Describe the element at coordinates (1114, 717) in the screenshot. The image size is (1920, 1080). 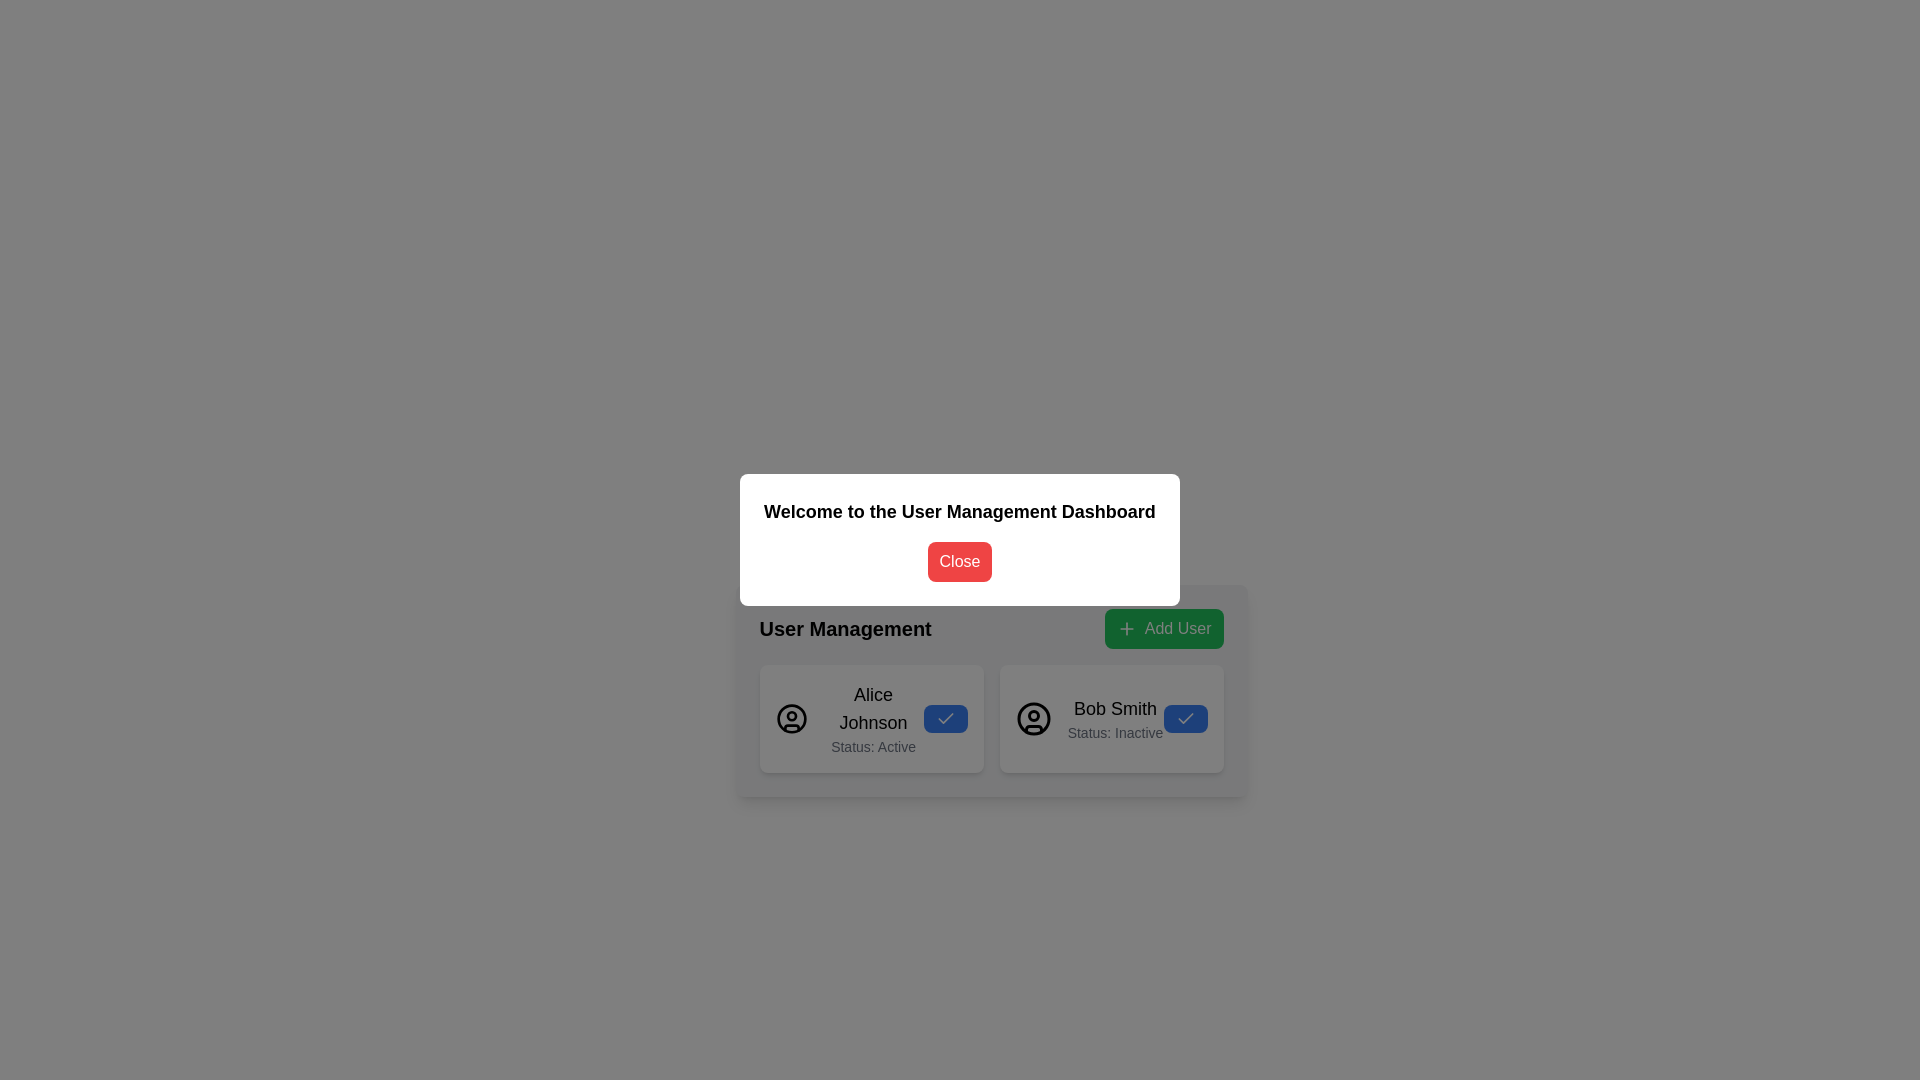
I see `the text label displaying 'Bob Smith' and their status 'Inactive' located in the second card under the 'User Management' section` at that location.